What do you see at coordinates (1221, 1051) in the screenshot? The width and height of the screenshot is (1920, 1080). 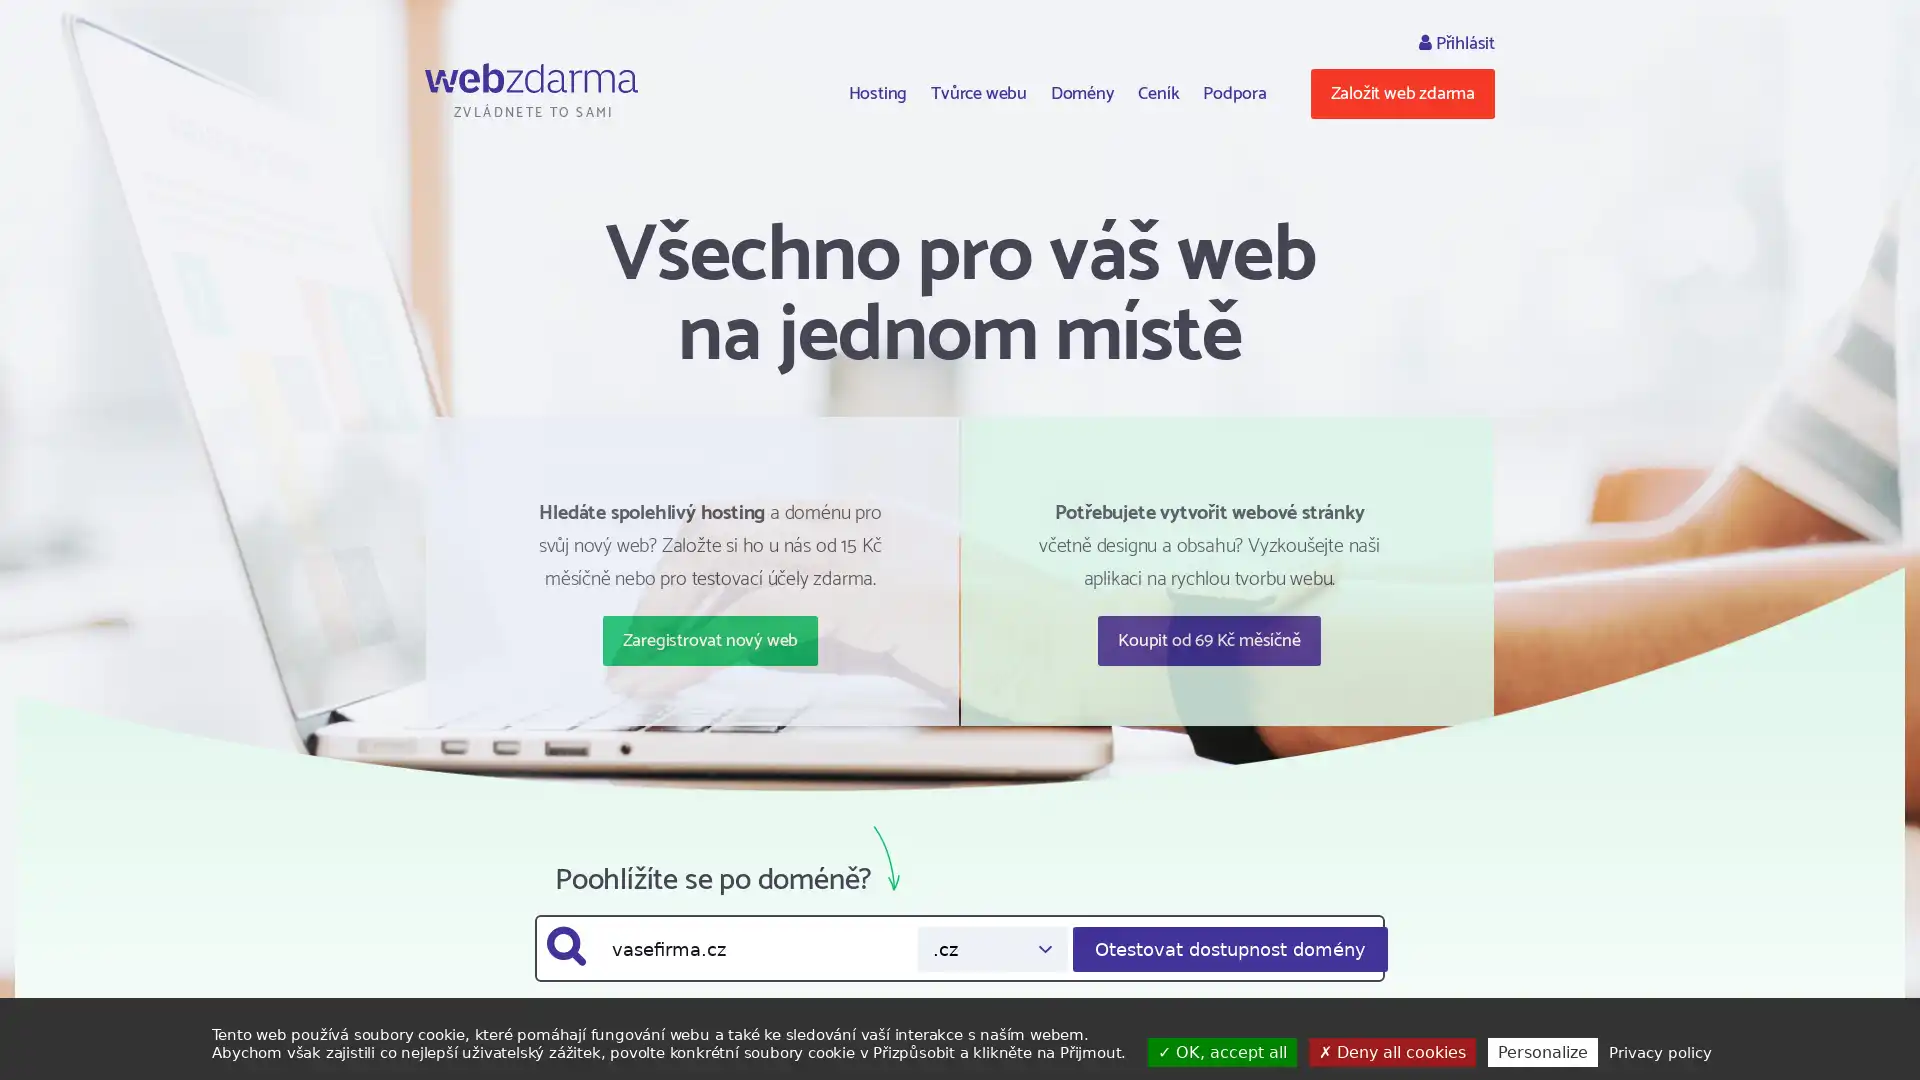 I see `OK, accept all` at bounding box center [1221, 1051].